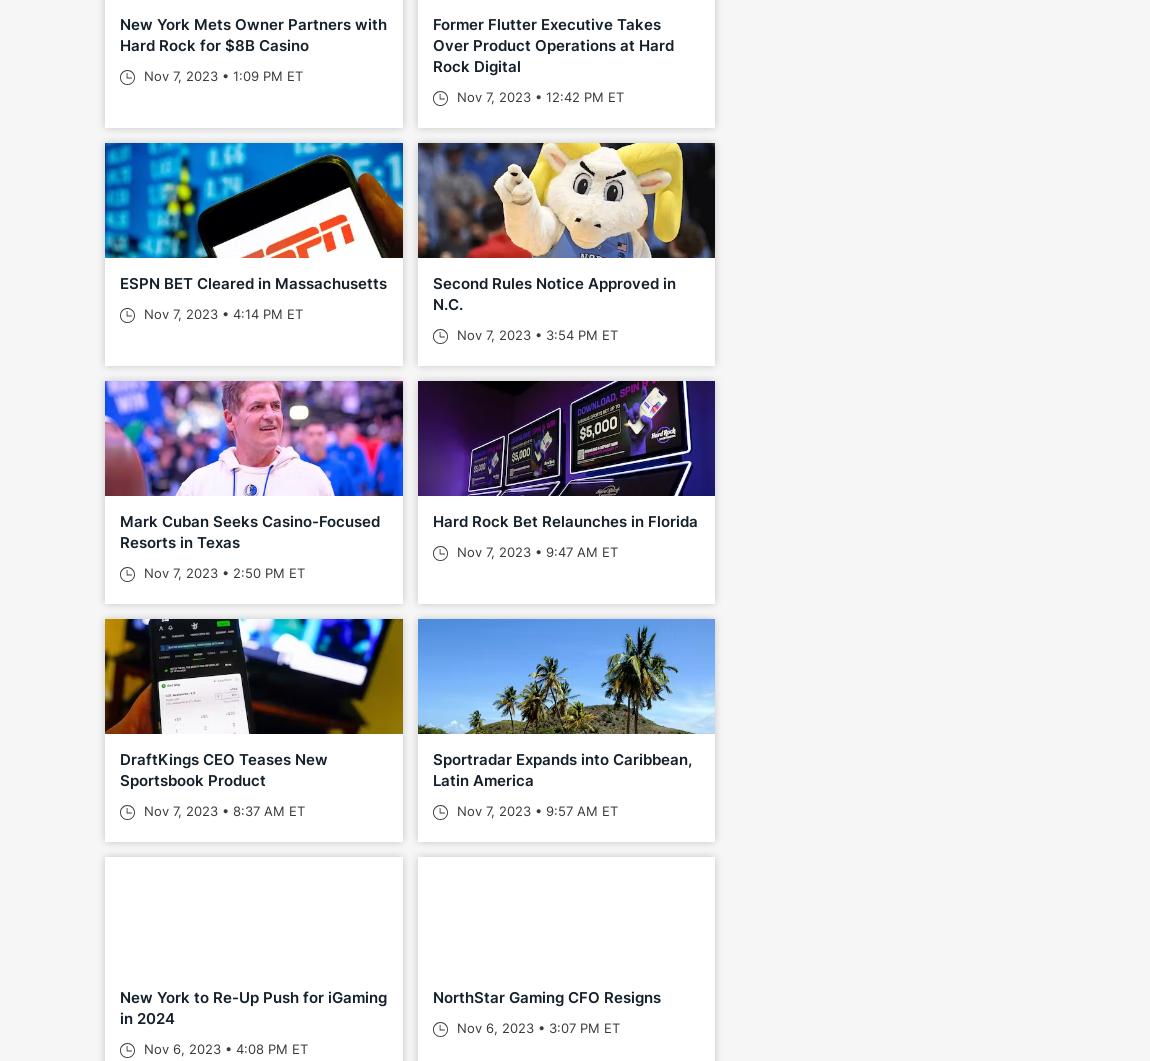 This screenshot has width=1150, height=1061. Describe the element at coordinates (564, 521) in the screenshot. I see `'Hard Rock Bet Relaunches in Florida'` at that location.